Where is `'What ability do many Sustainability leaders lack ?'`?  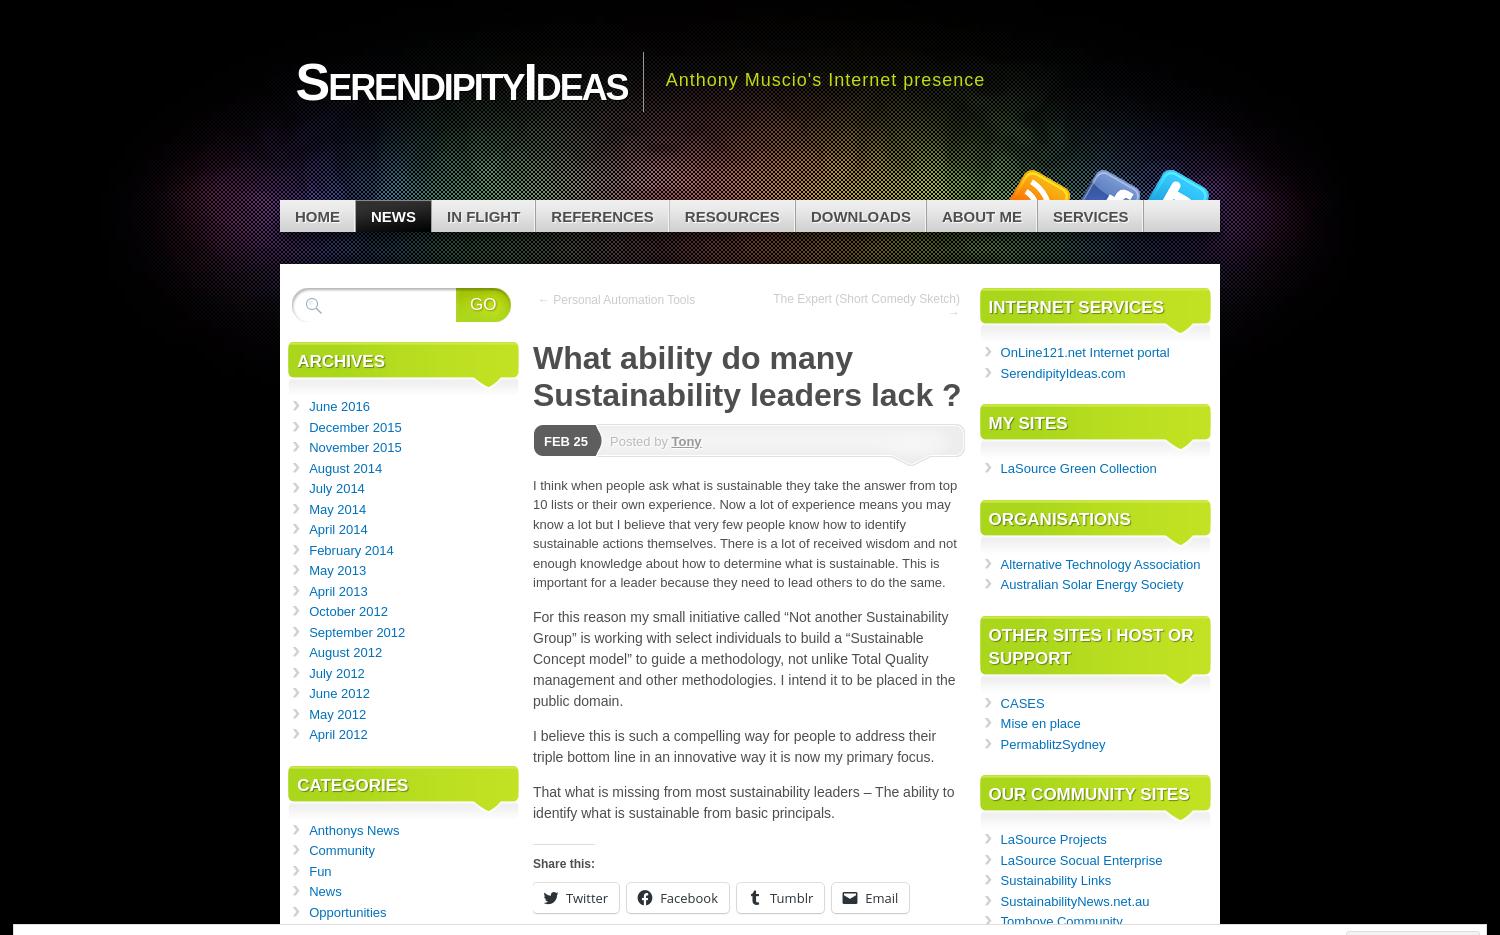 'What ability do many Sustainability leaders lack ?' is located at coordinates (532, 375).